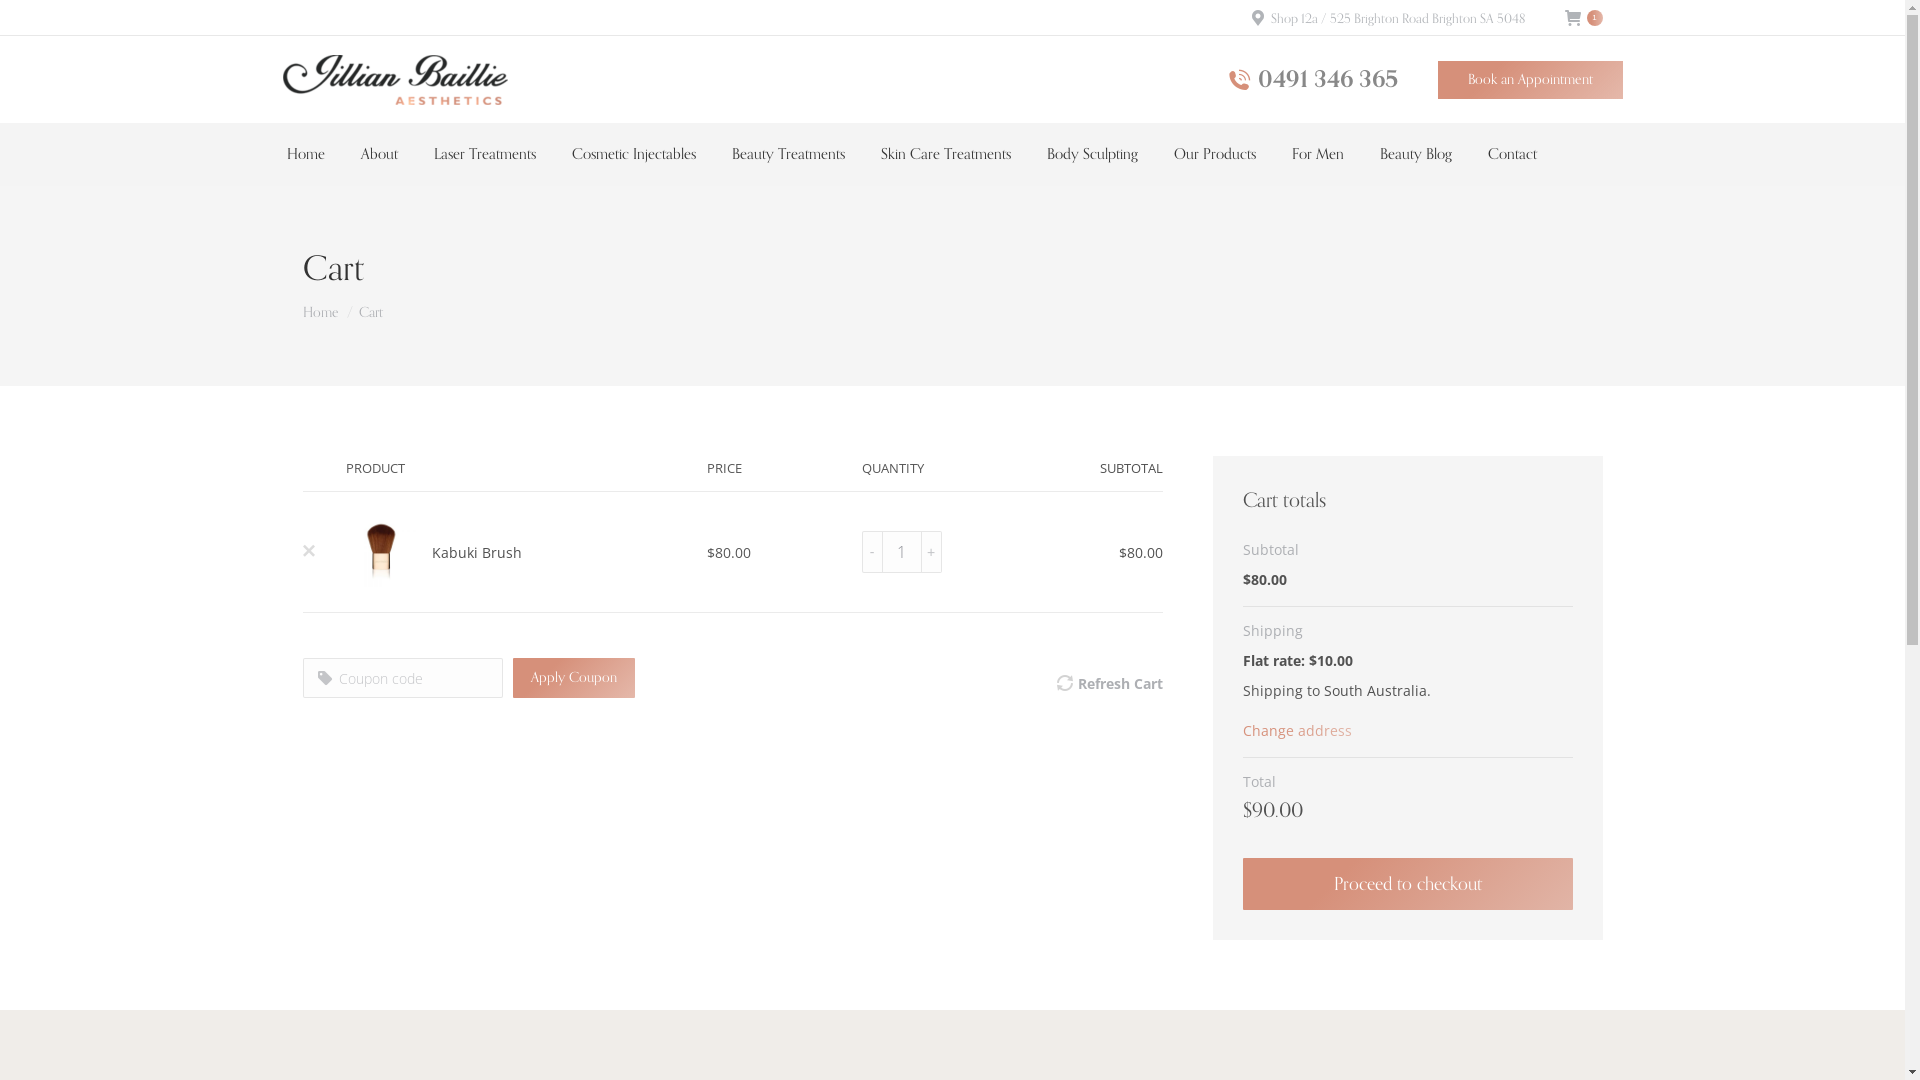 Image resolution: width=1920 pixels, height=1080 pixels. Describe the element at coordinates (571, 677) in the screenshot. I see `'Apply Coupon'` at that location.